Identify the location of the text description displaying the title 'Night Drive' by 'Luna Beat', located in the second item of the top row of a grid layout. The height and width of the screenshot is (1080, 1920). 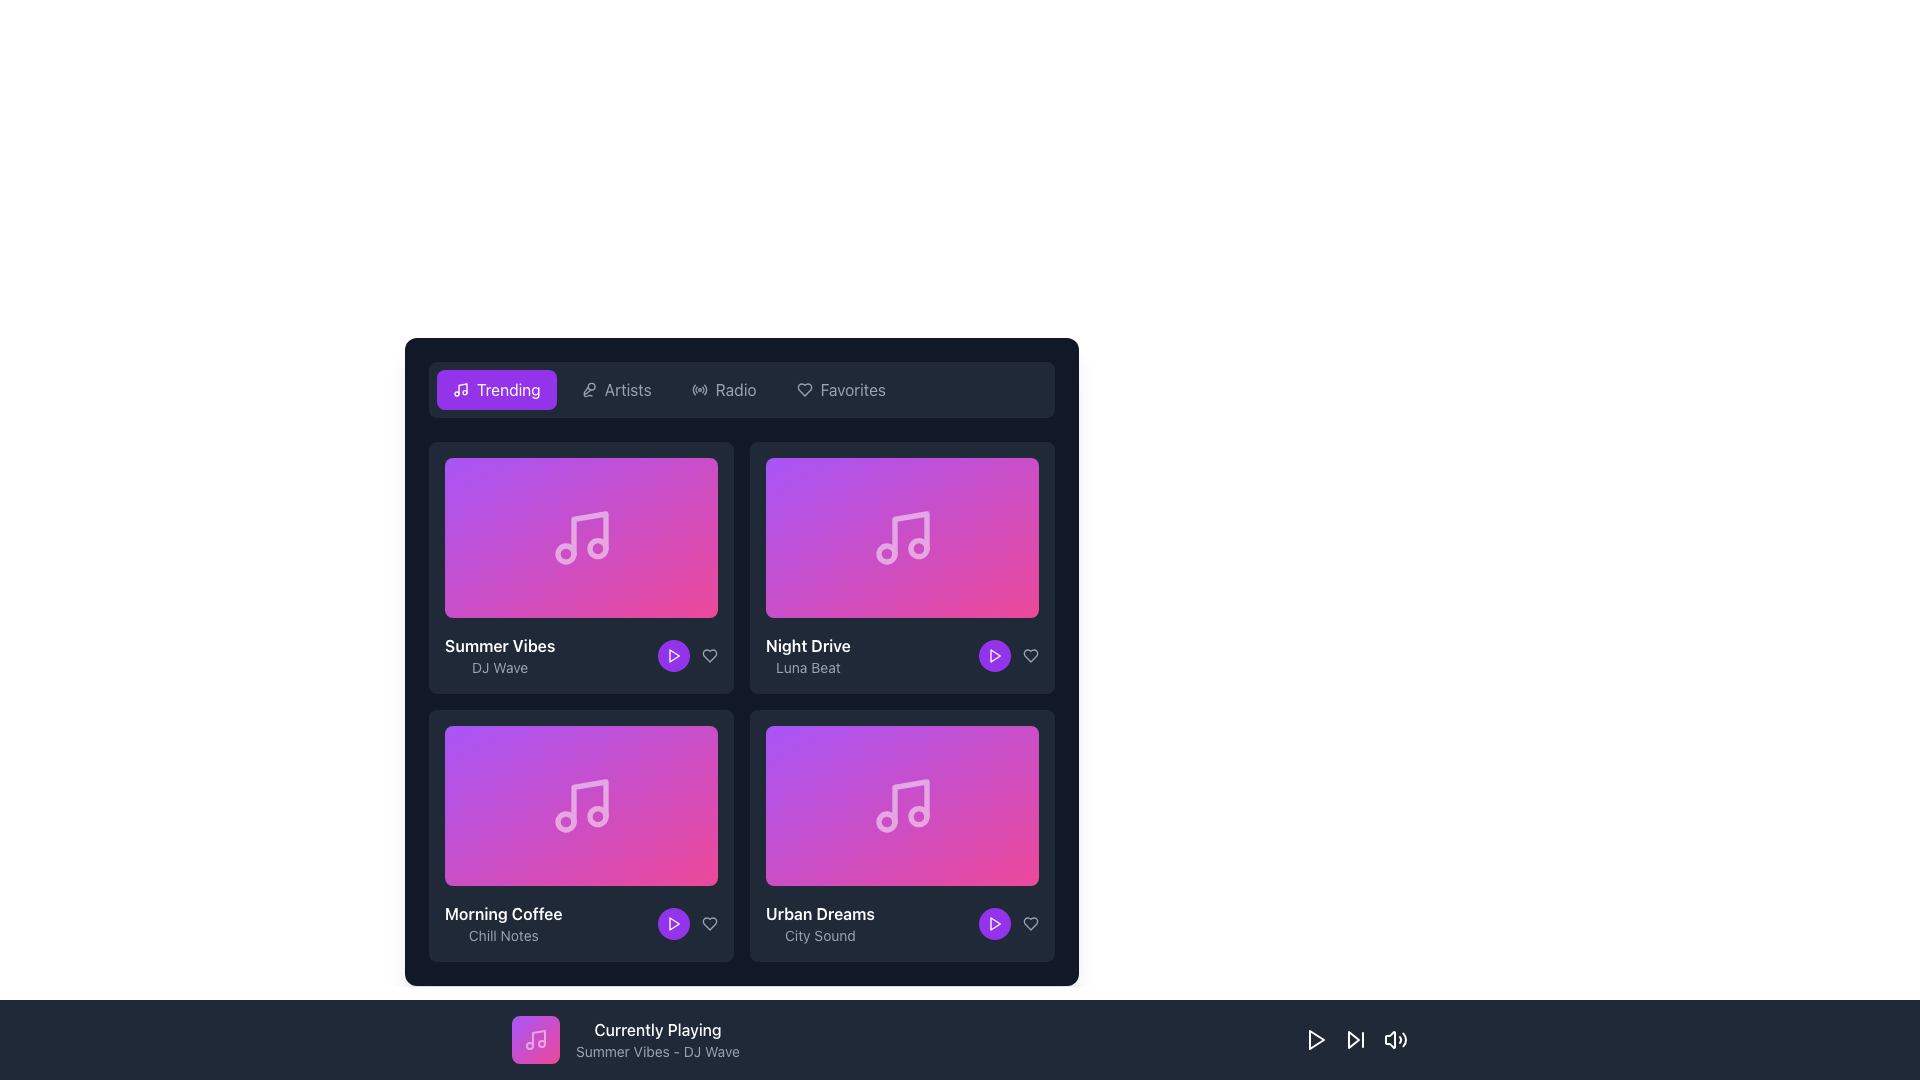
(808, 655).